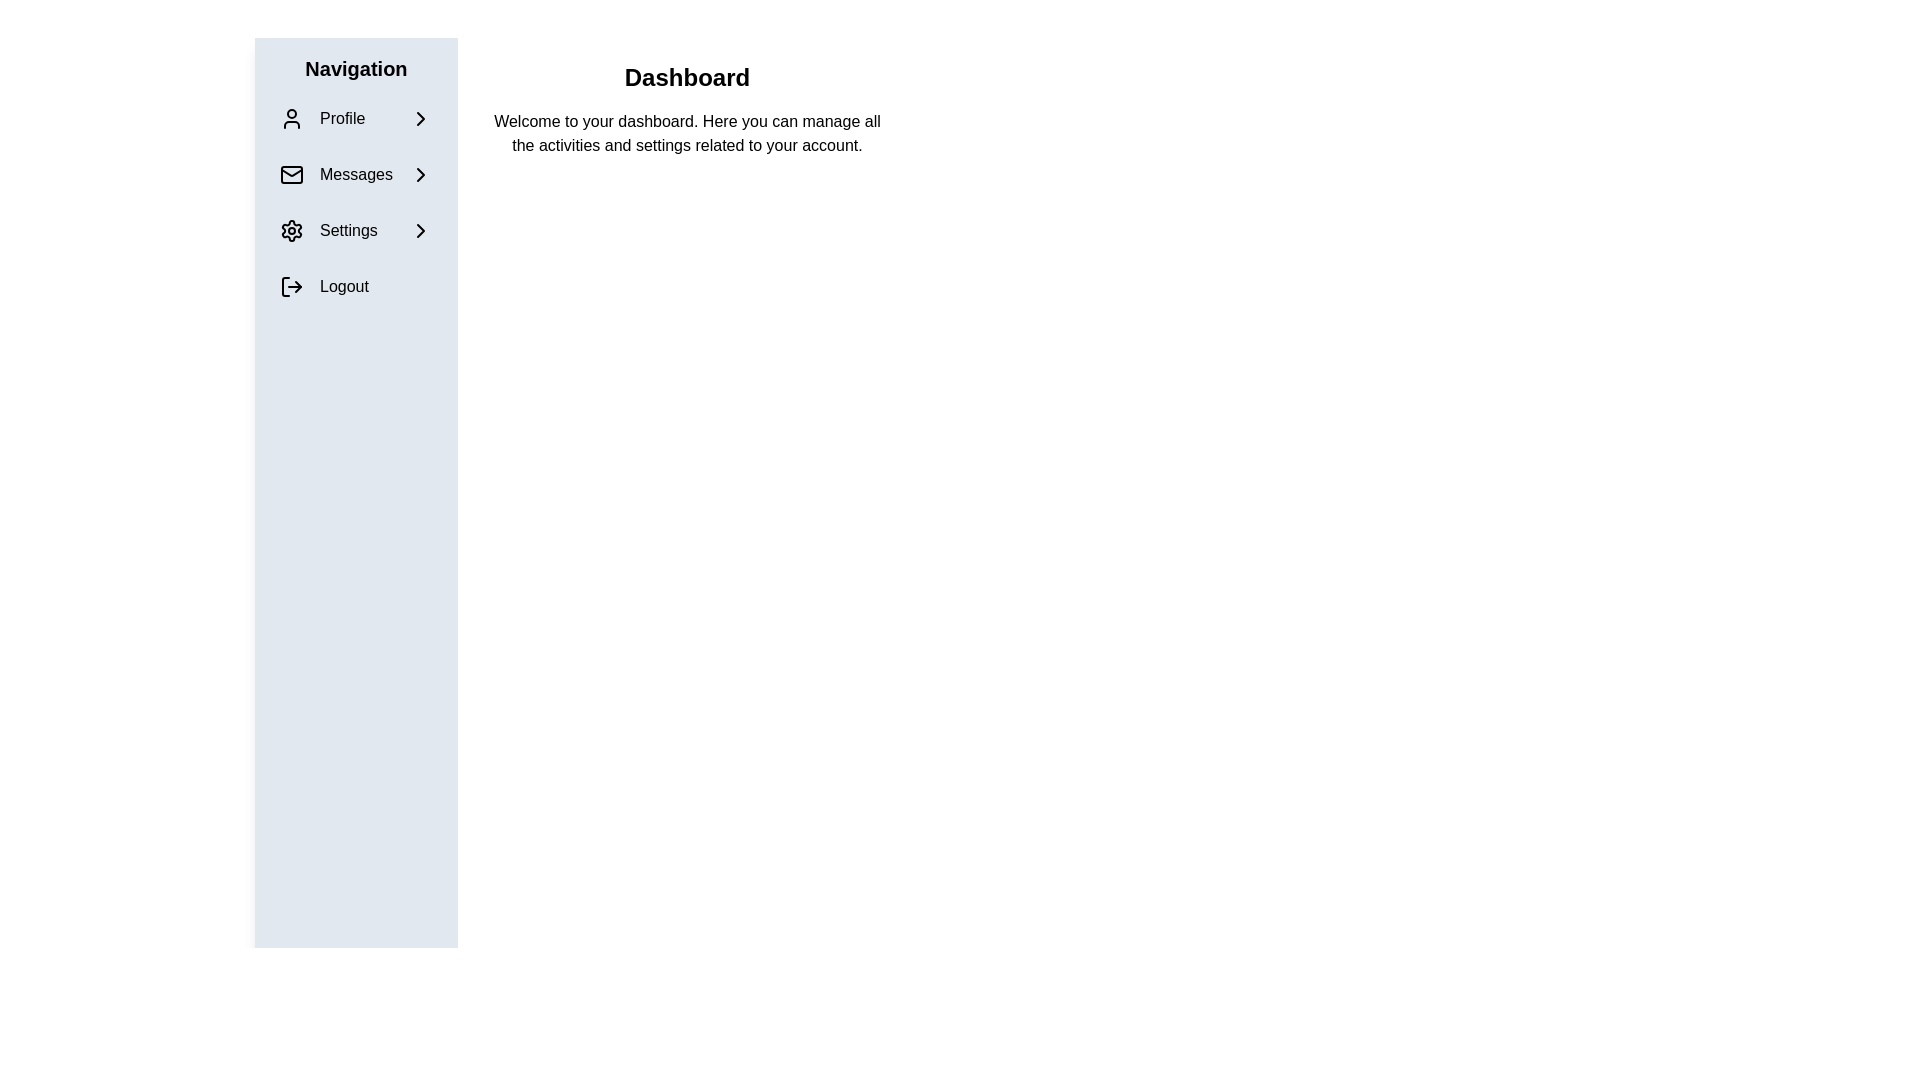  I want to click on the 'Logout' button, which features a logout icon and is the fourth item in the vertical navigation menu on the left side of the interface, so click(356, 286).